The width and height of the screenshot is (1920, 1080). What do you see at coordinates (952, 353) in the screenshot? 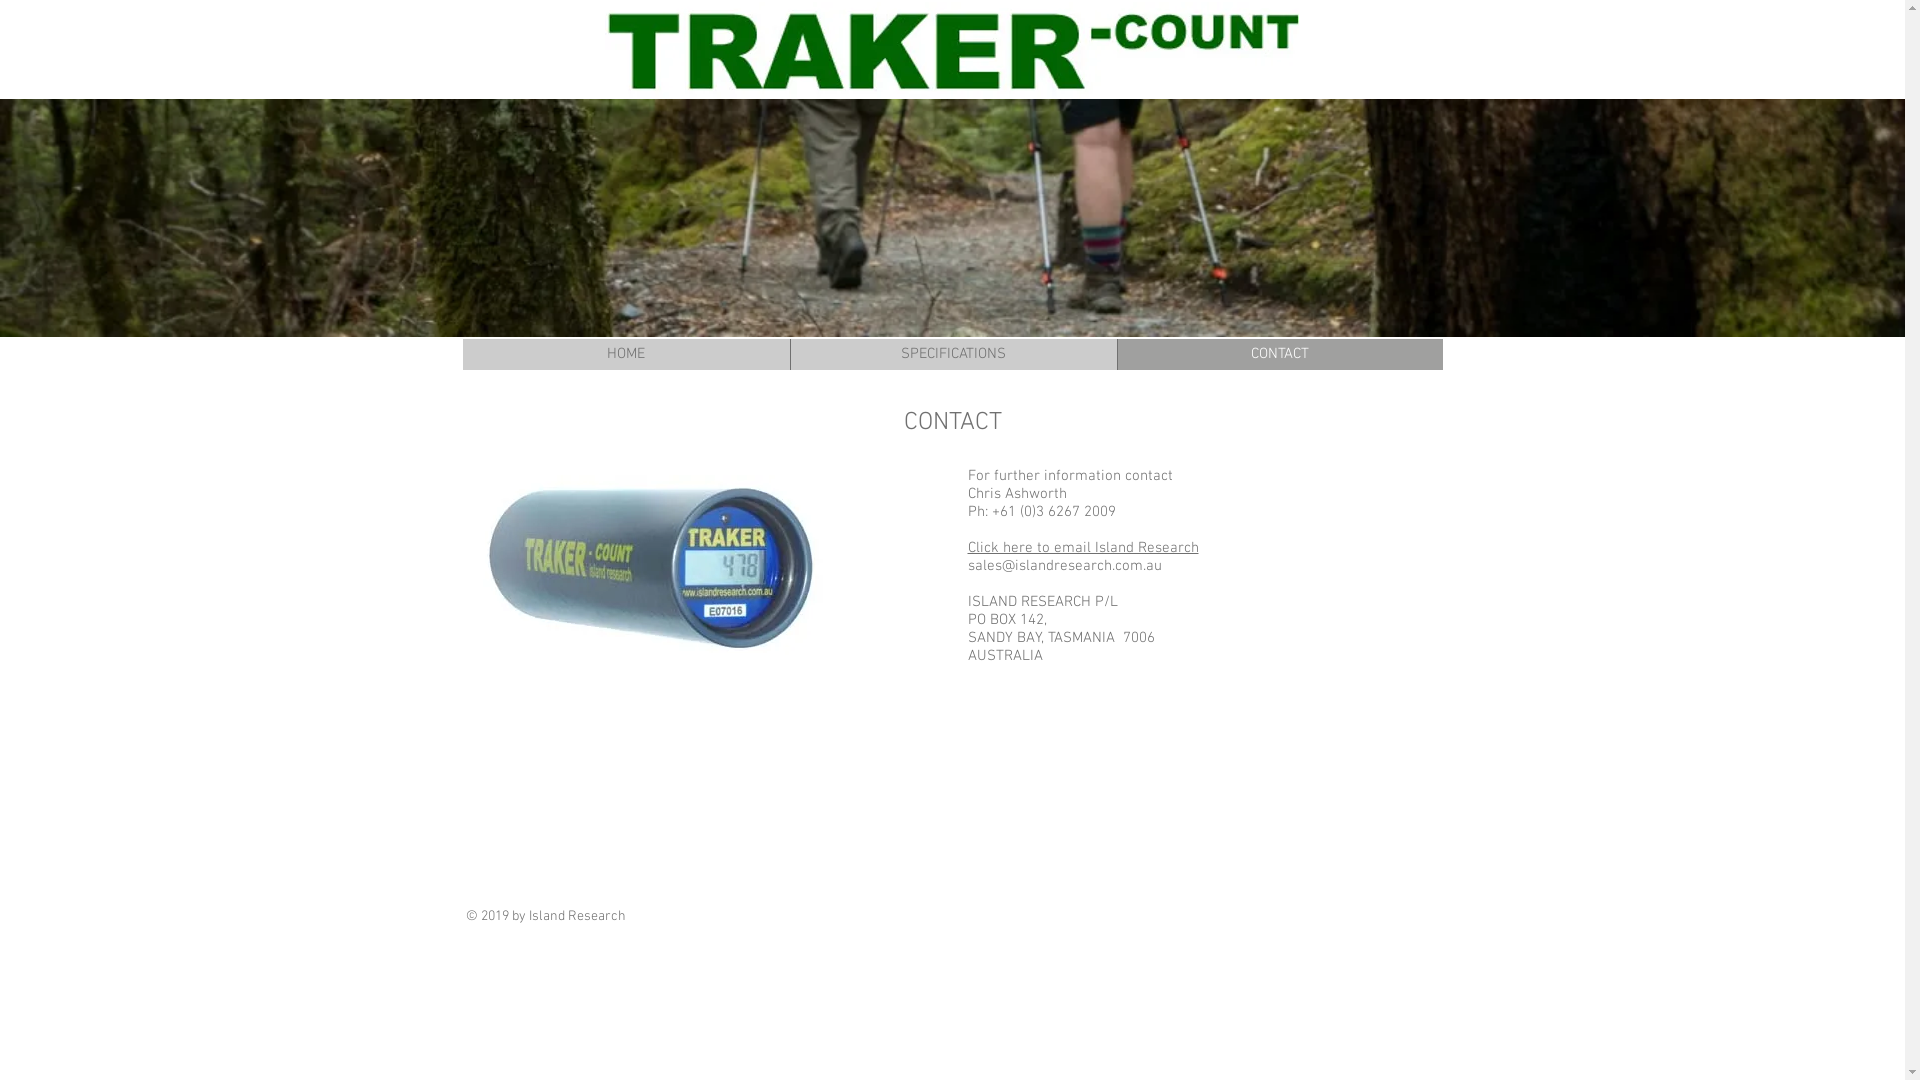
I see `'SPECIFICATIONS'` at bounding box center [952, 353].